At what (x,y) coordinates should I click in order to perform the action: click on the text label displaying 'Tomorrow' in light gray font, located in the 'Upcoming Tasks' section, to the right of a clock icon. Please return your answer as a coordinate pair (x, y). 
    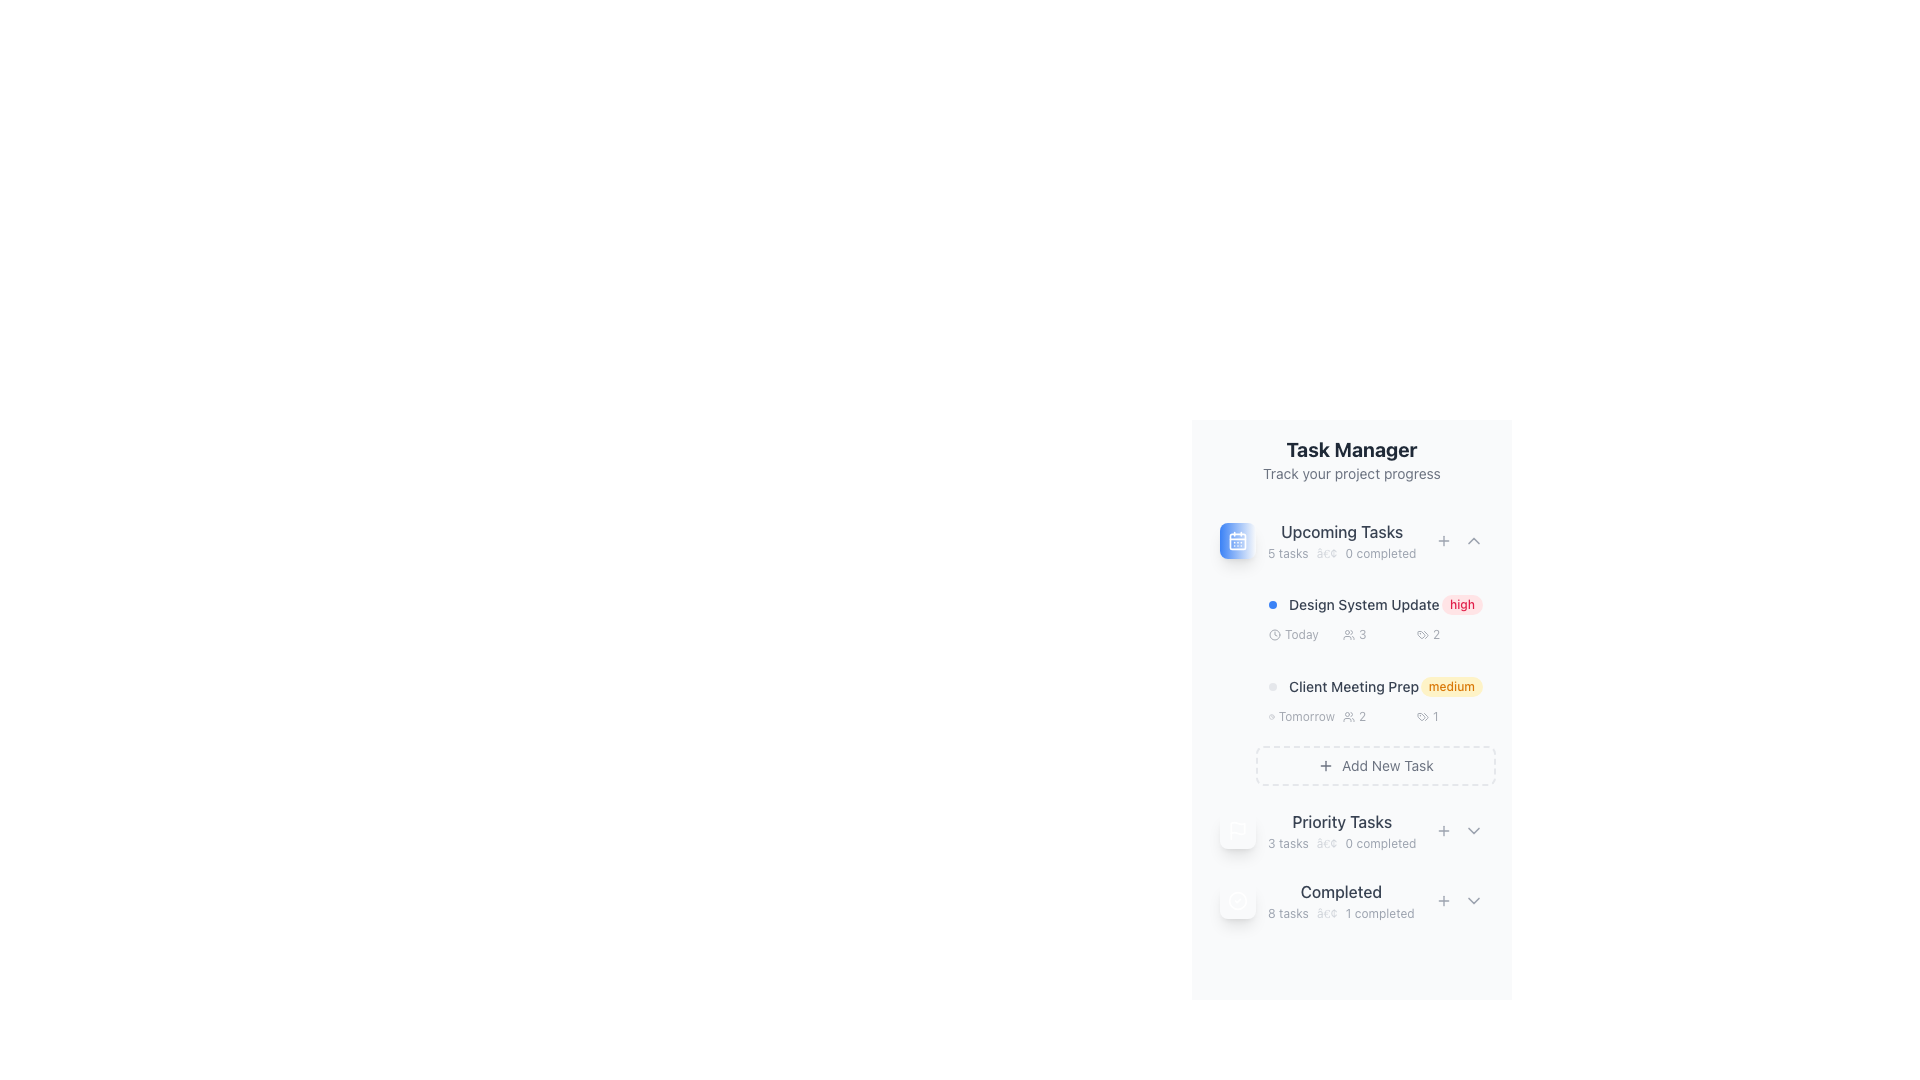
    Looking at the image, I should click on (1306, 716).